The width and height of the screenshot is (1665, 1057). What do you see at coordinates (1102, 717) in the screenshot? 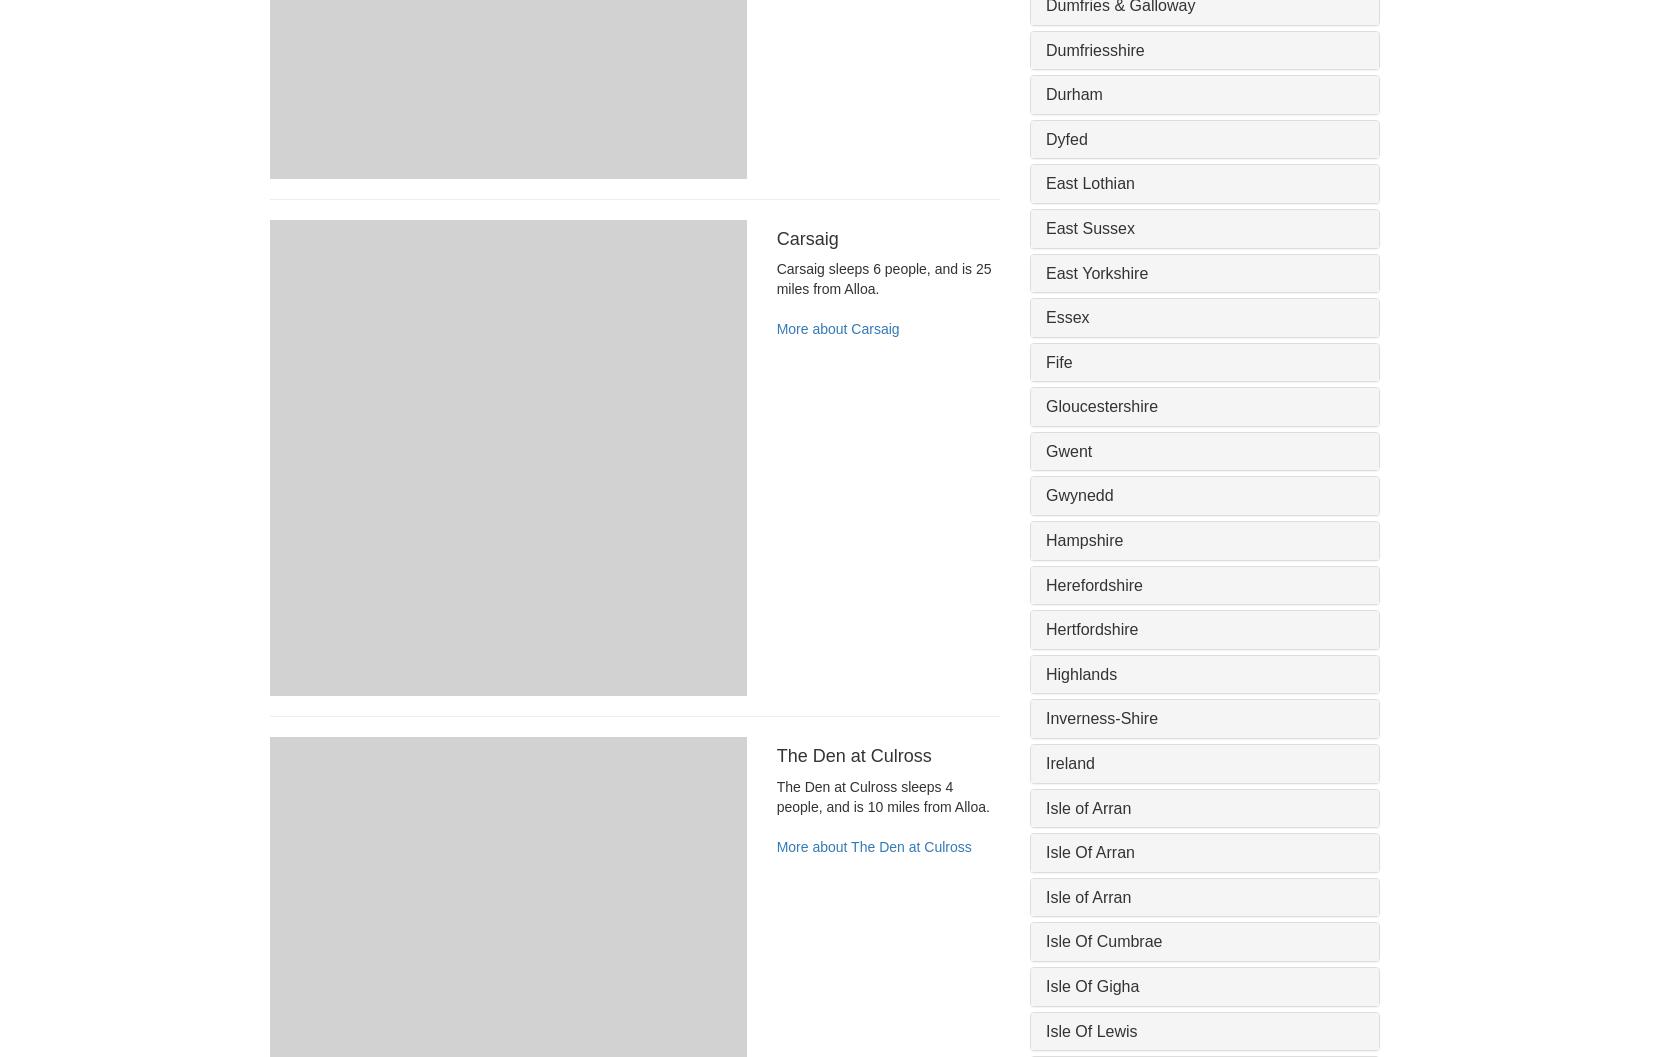
I see `'Inverness-Shire'` at bounding box center [1102, 717].